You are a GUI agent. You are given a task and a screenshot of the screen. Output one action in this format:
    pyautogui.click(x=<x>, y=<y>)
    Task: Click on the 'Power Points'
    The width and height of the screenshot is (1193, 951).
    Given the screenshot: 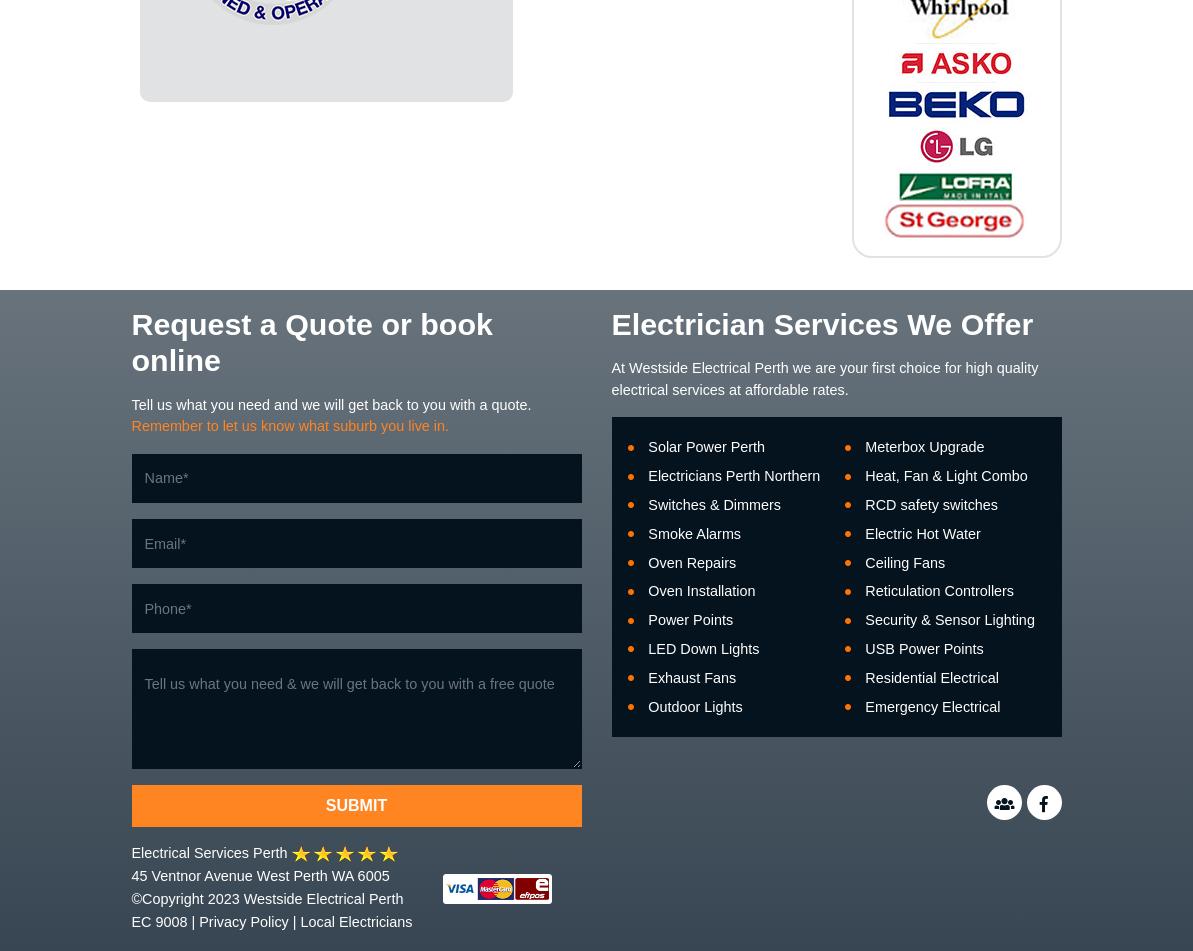 What is the action you would take?
    pyautogui.click(x=690, y=618)
    